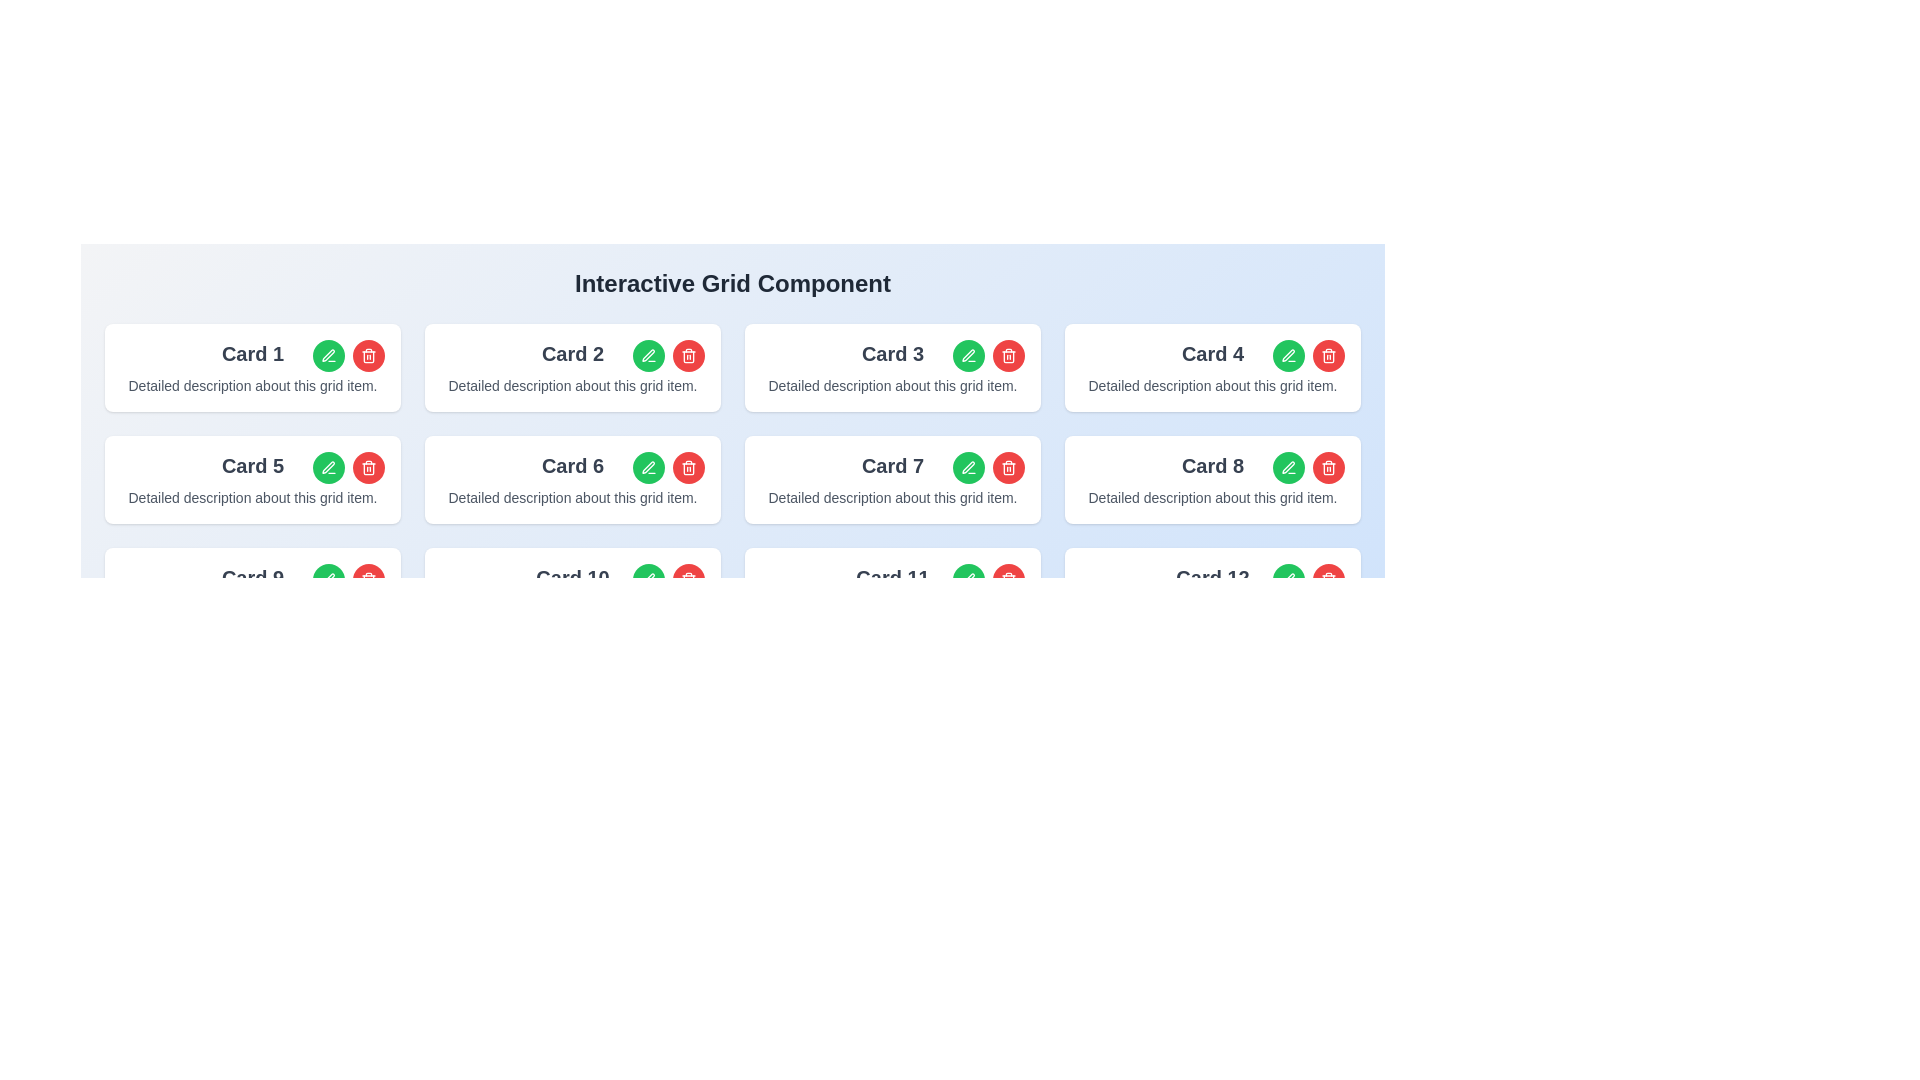 The width and height of the screenshot is (1920, 1080). Describe the element at coordinates (689, 354) in the screenshot. I see `the red circular button with a white trash can icon located in the top-right corner of the second card in the grid layout to observe the hover effect` at that location.